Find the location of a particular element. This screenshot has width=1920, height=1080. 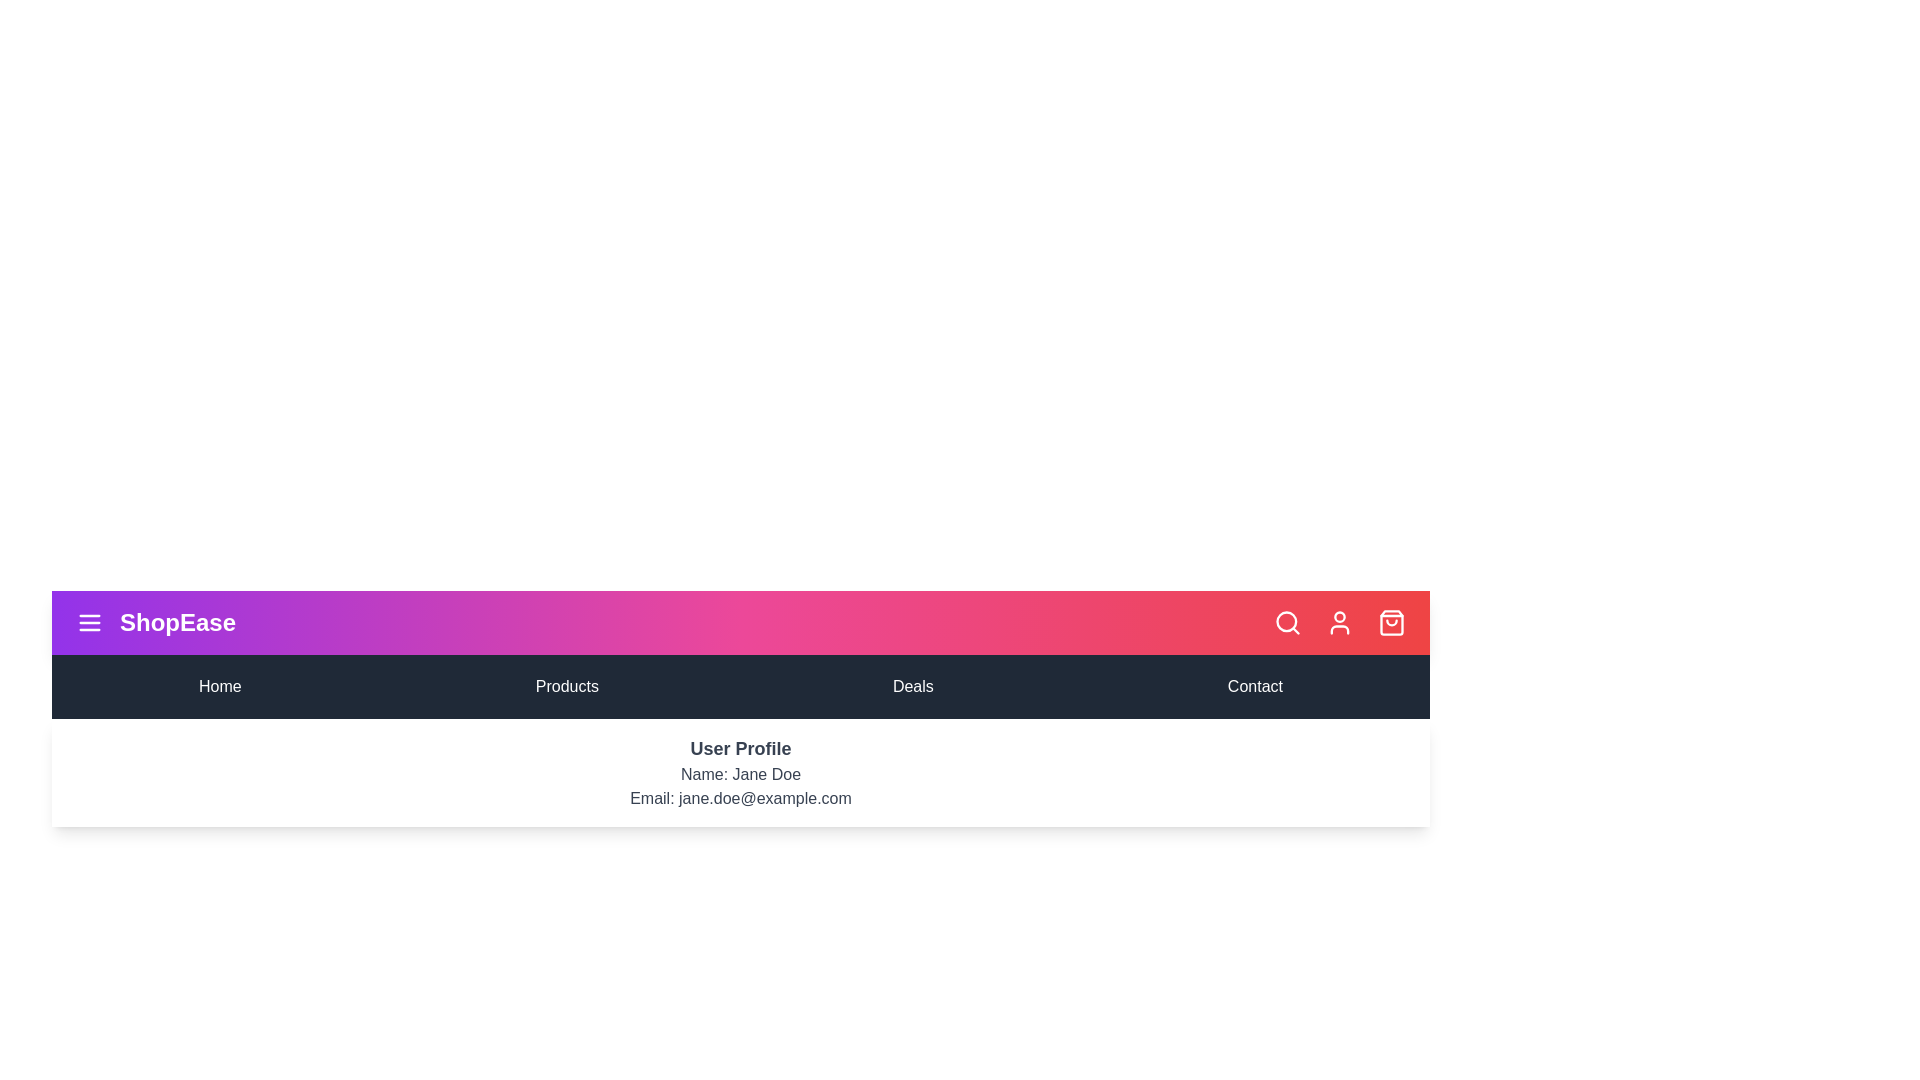

the search icon to activate the search functionality is located at coordinates (1287, 622).